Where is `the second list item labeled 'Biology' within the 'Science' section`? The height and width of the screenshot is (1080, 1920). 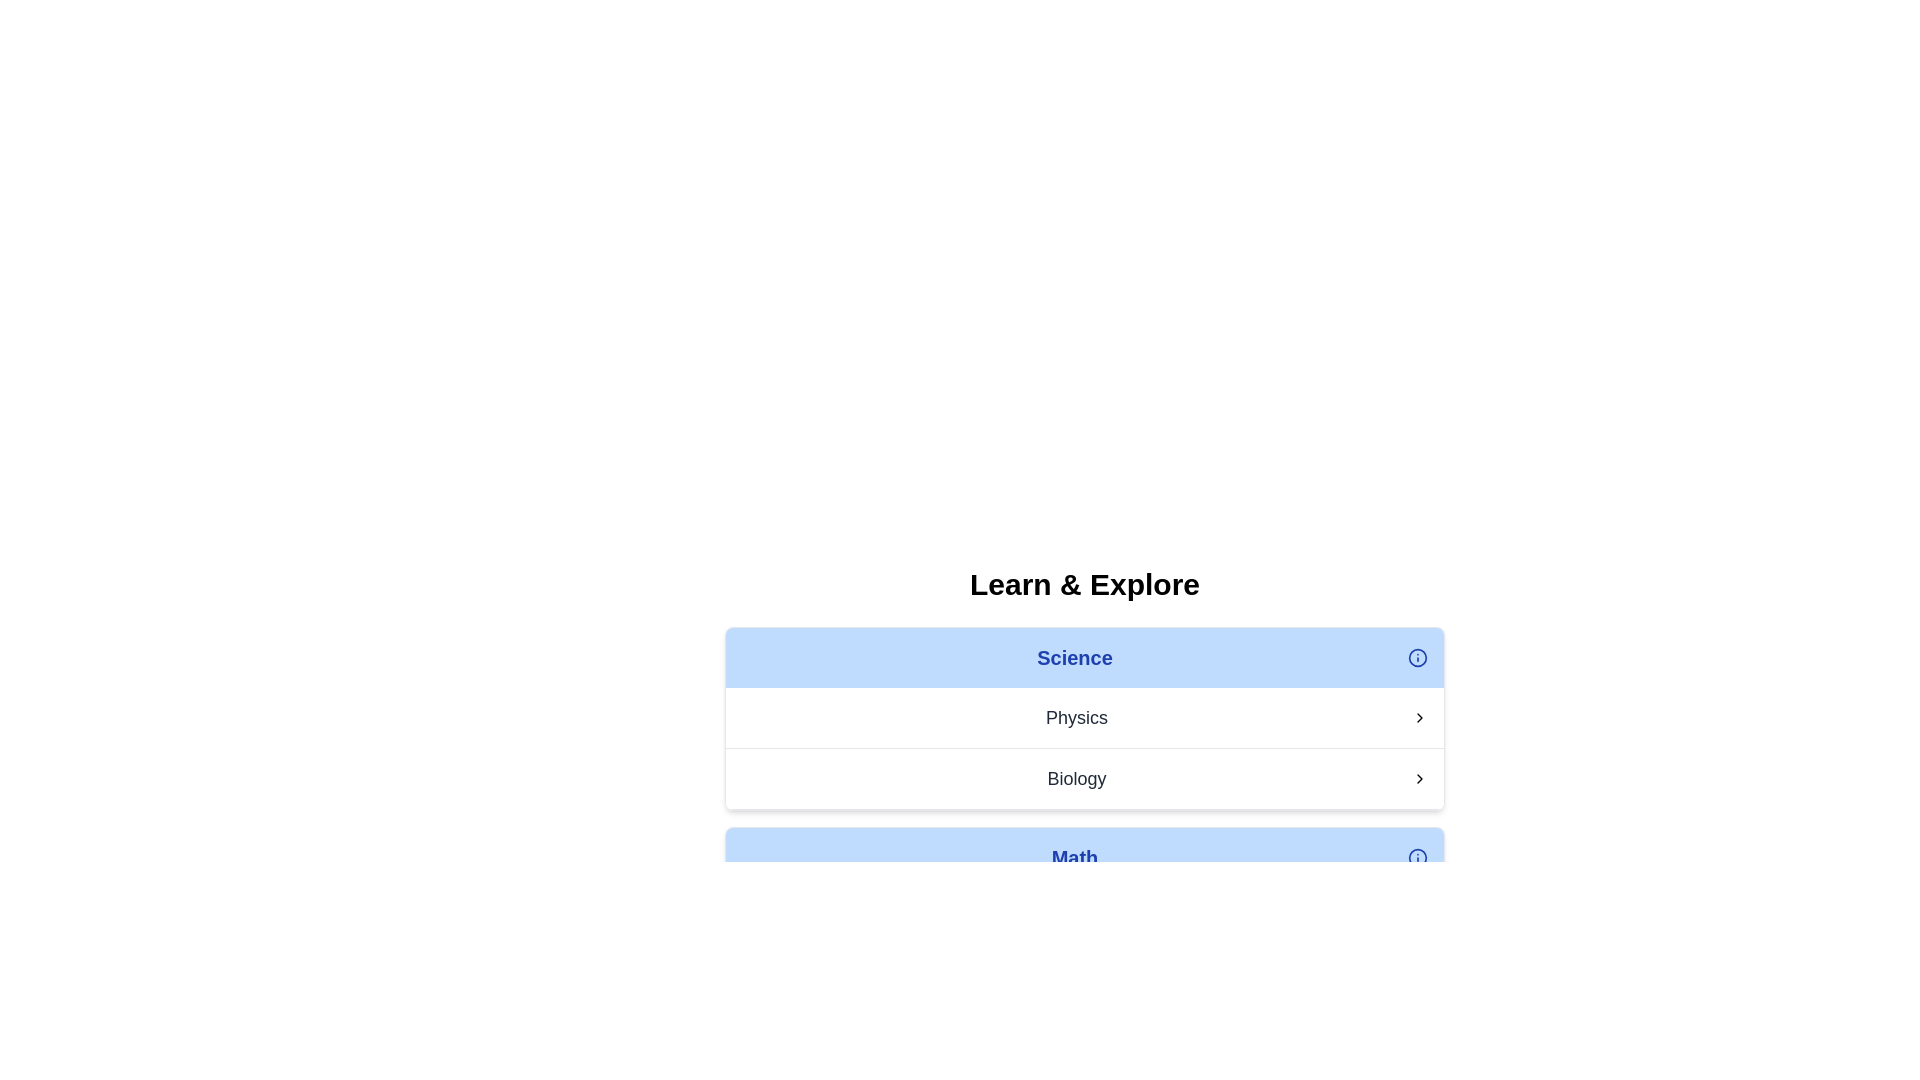 the second list item labeled 'Biology' within the 'Science' section is located at coordinates (1083, 778).